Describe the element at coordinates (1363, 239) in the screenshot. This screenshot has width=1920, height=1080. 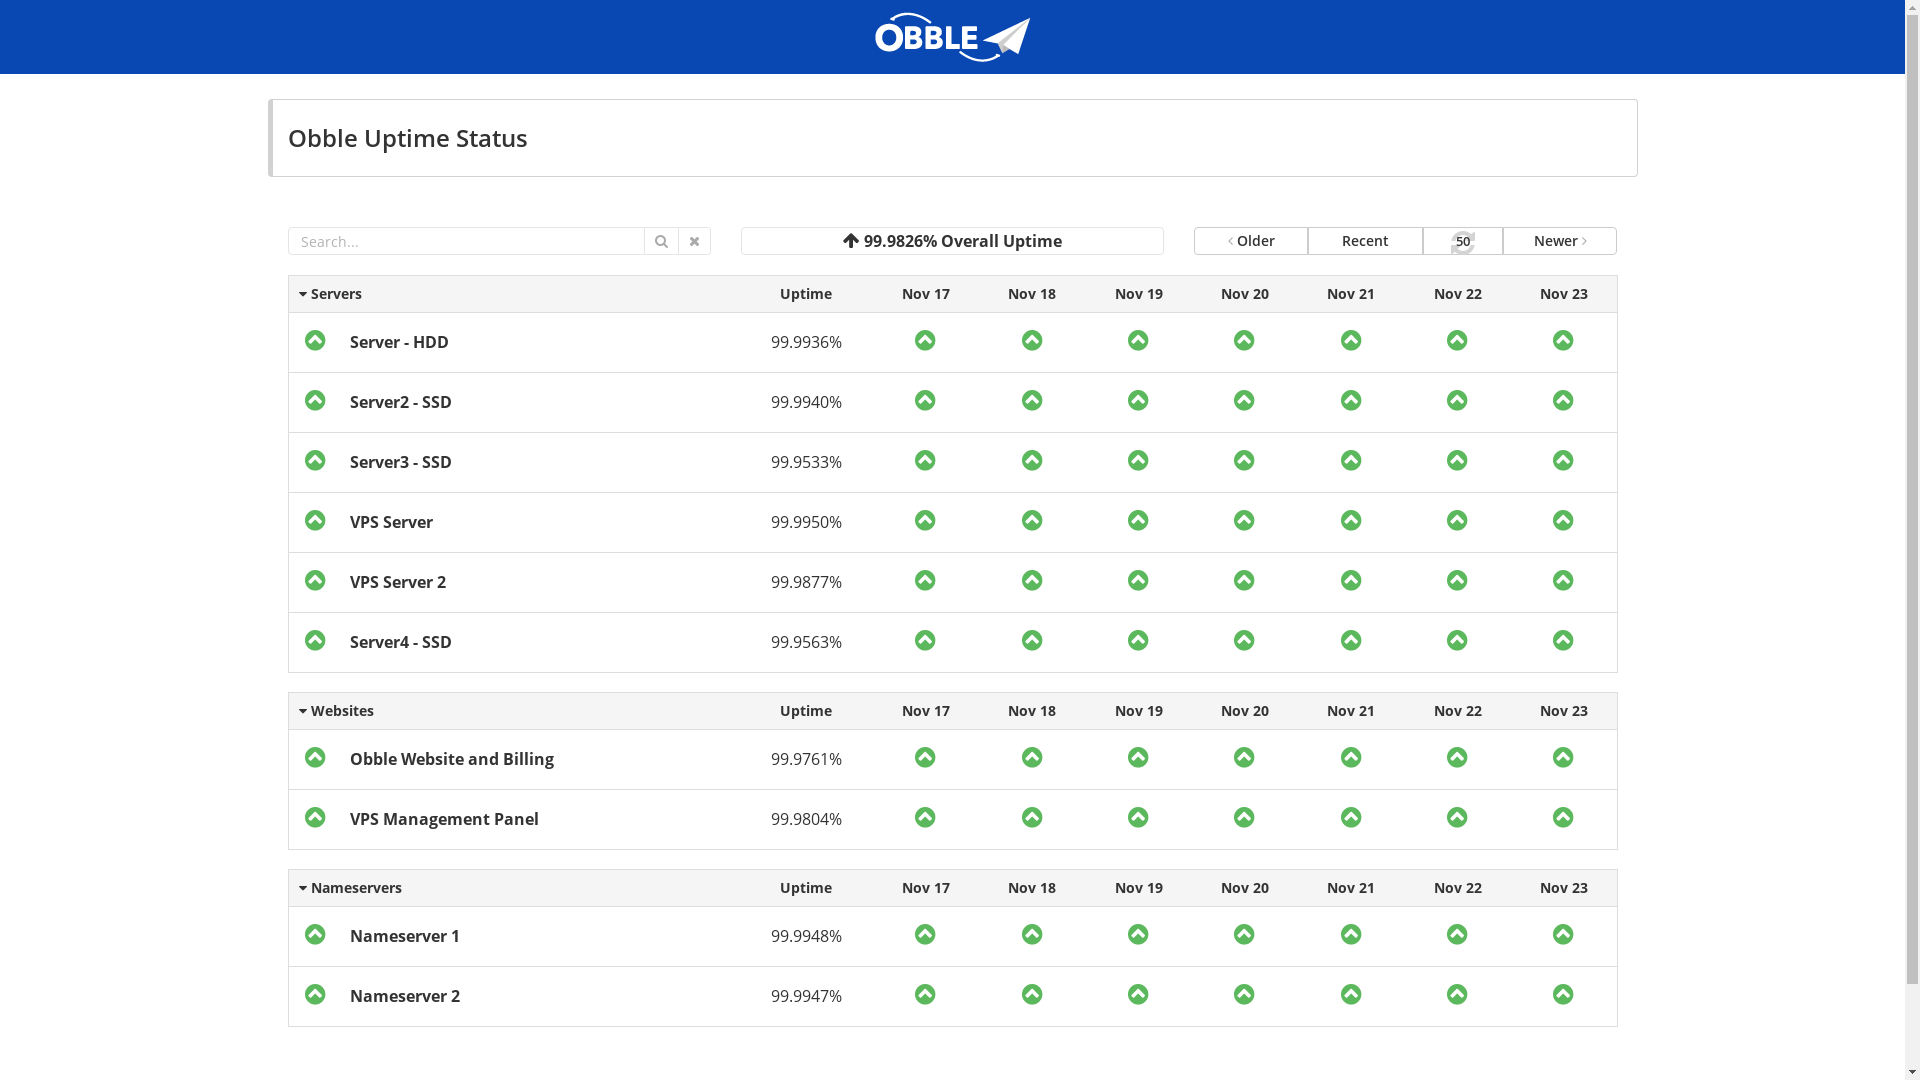
I see `'Recent'` at that location.